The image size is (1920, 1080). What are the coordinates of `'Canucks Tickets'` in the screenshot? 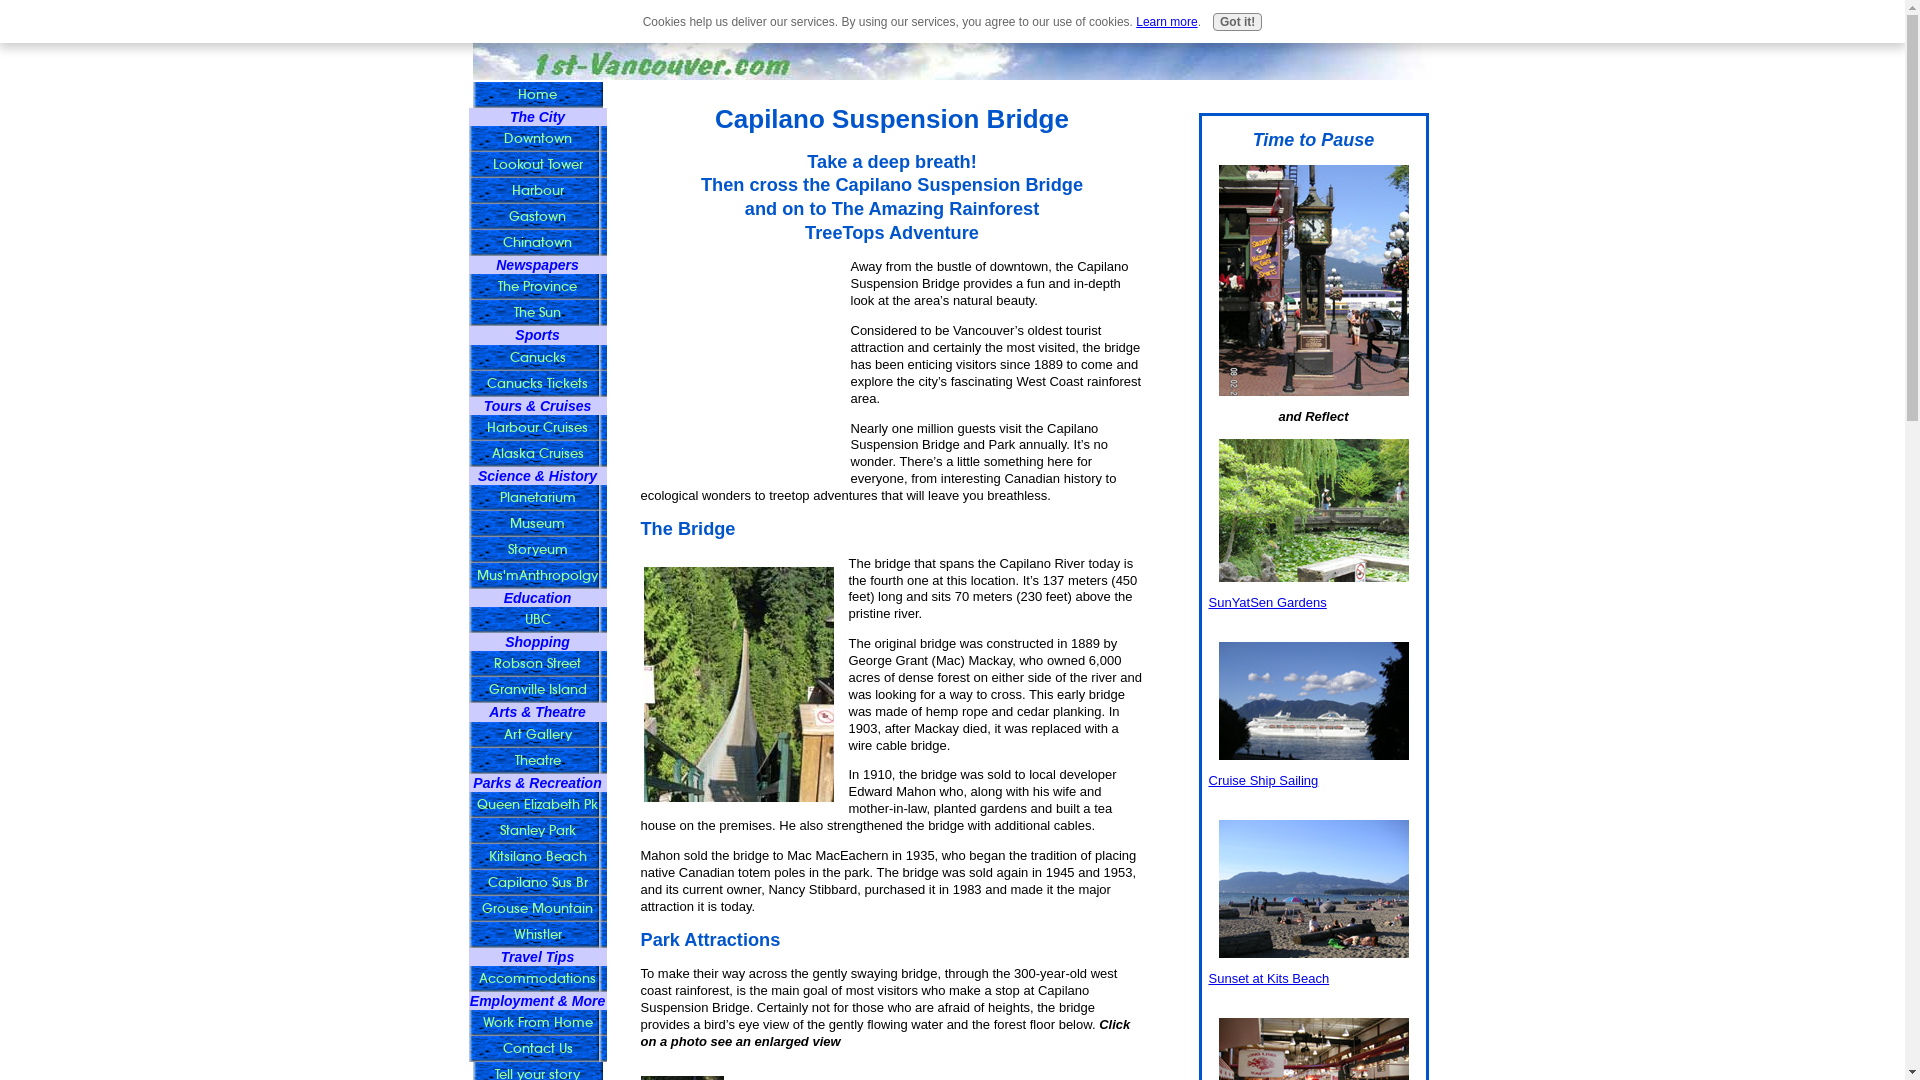 It's located at (537, 384).